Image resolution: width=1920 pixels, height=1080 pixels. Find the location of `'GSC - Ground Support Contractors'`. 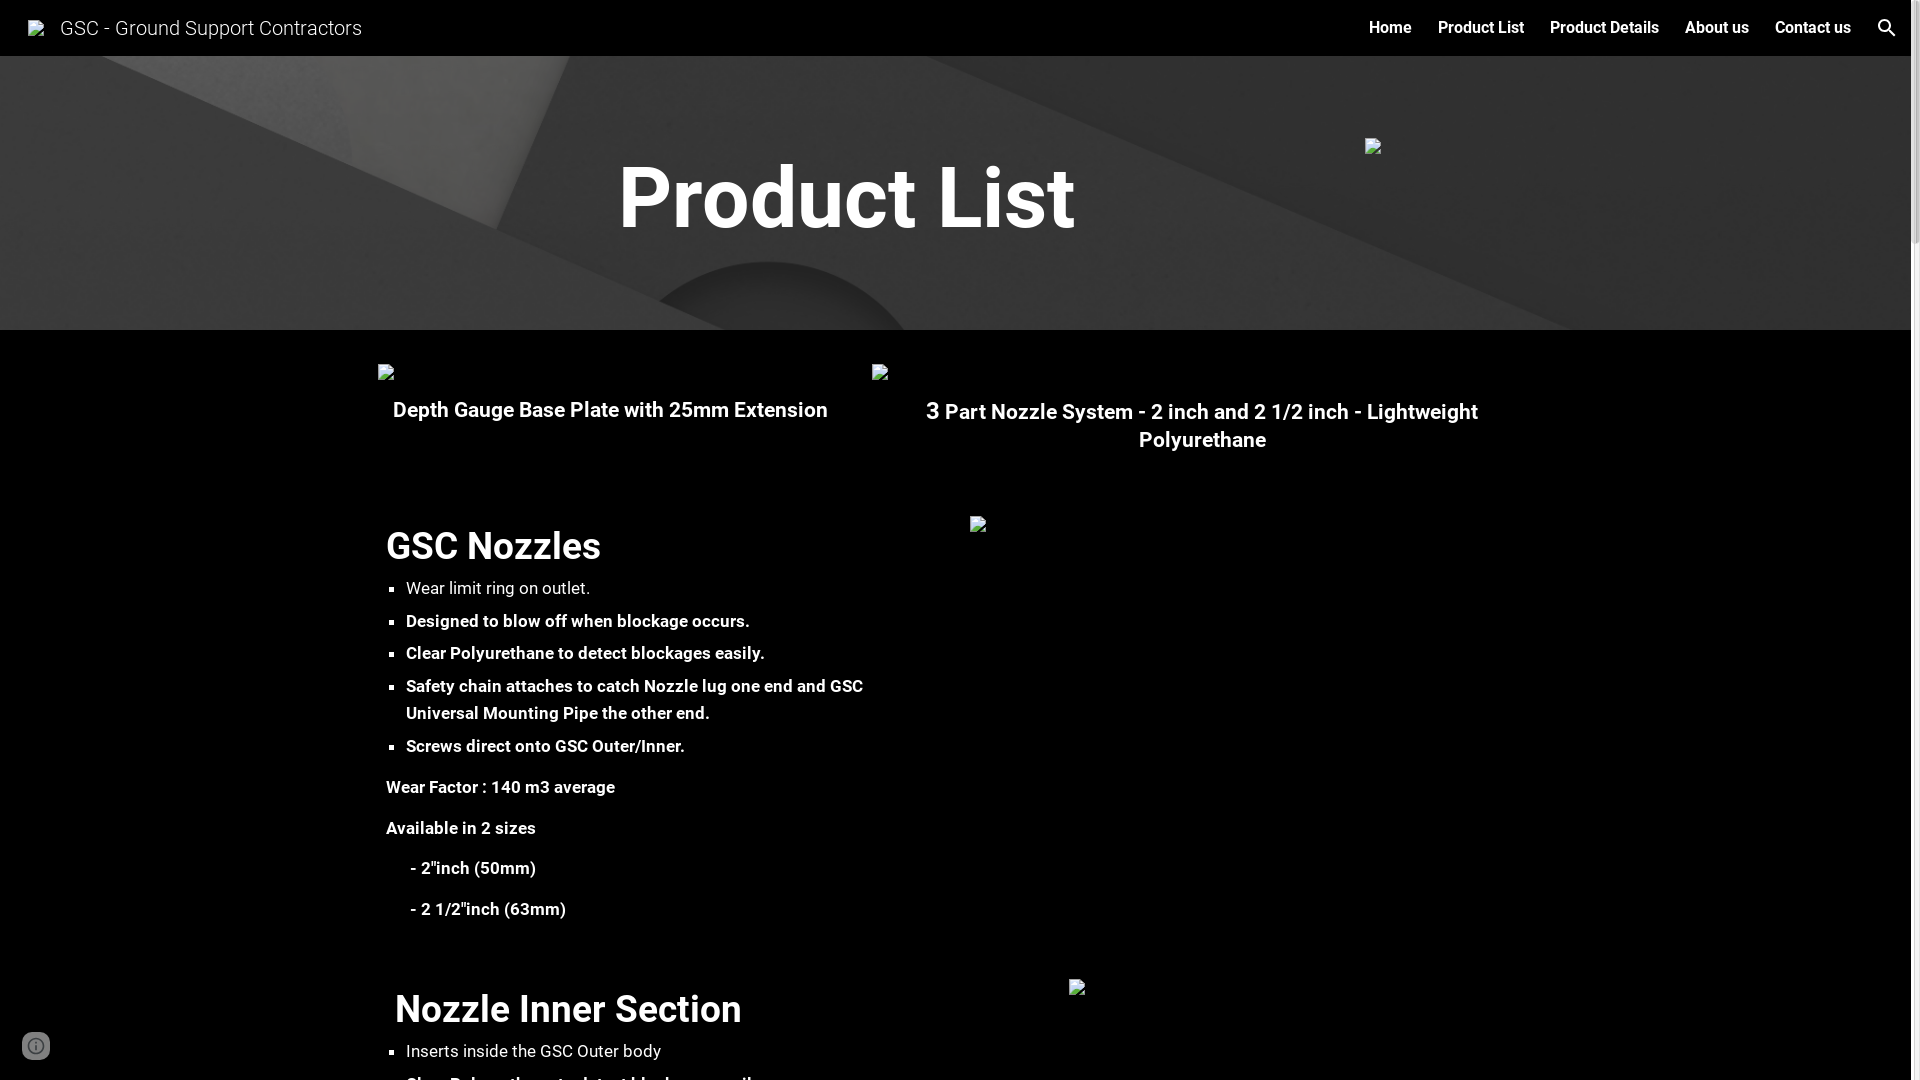

'GSC - Ground Support Contractors' is located at coordinates (195, 26).